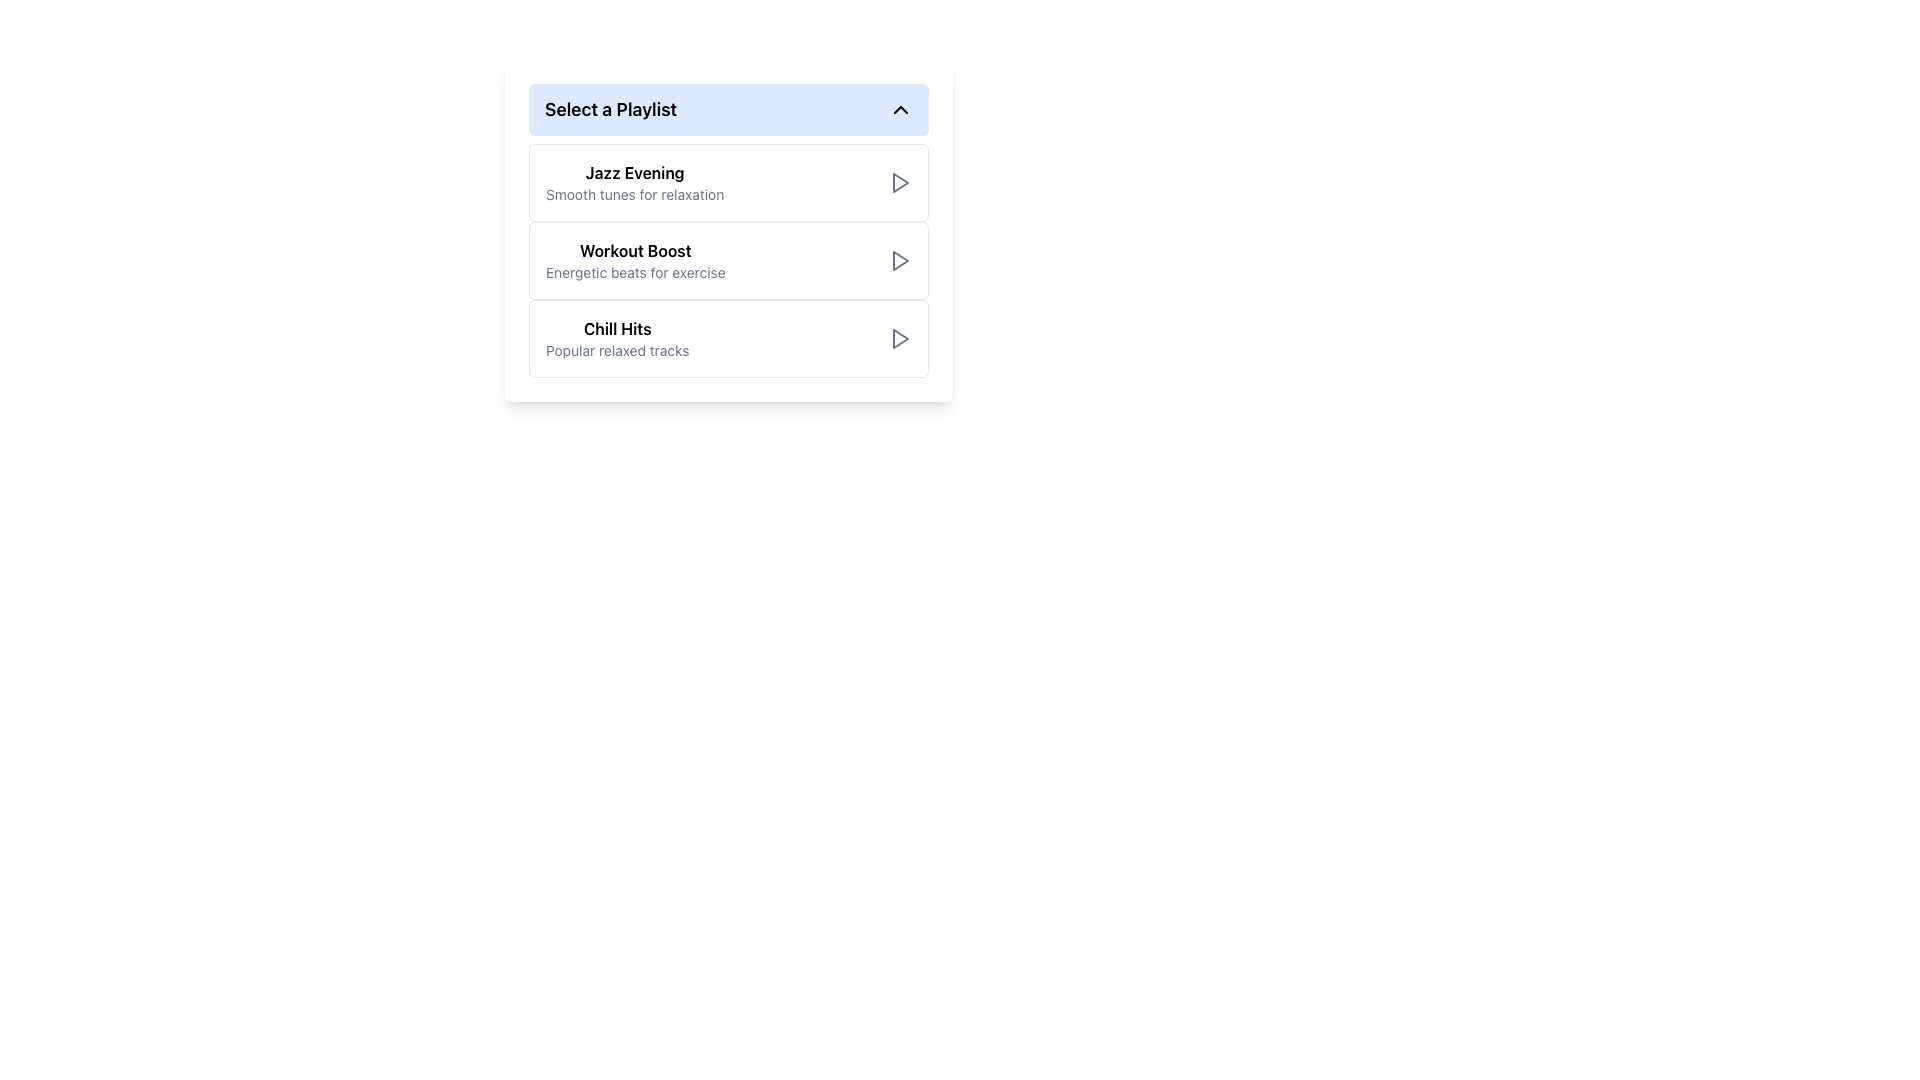 The height and width of the screenshot is (1080, 1920). What do you see at coordinates (900, 182) in the screenshot?
I see `the triangular play icon located at the far right of the 'Jazz Evening' playlist item` at bounding box center [900, 182].